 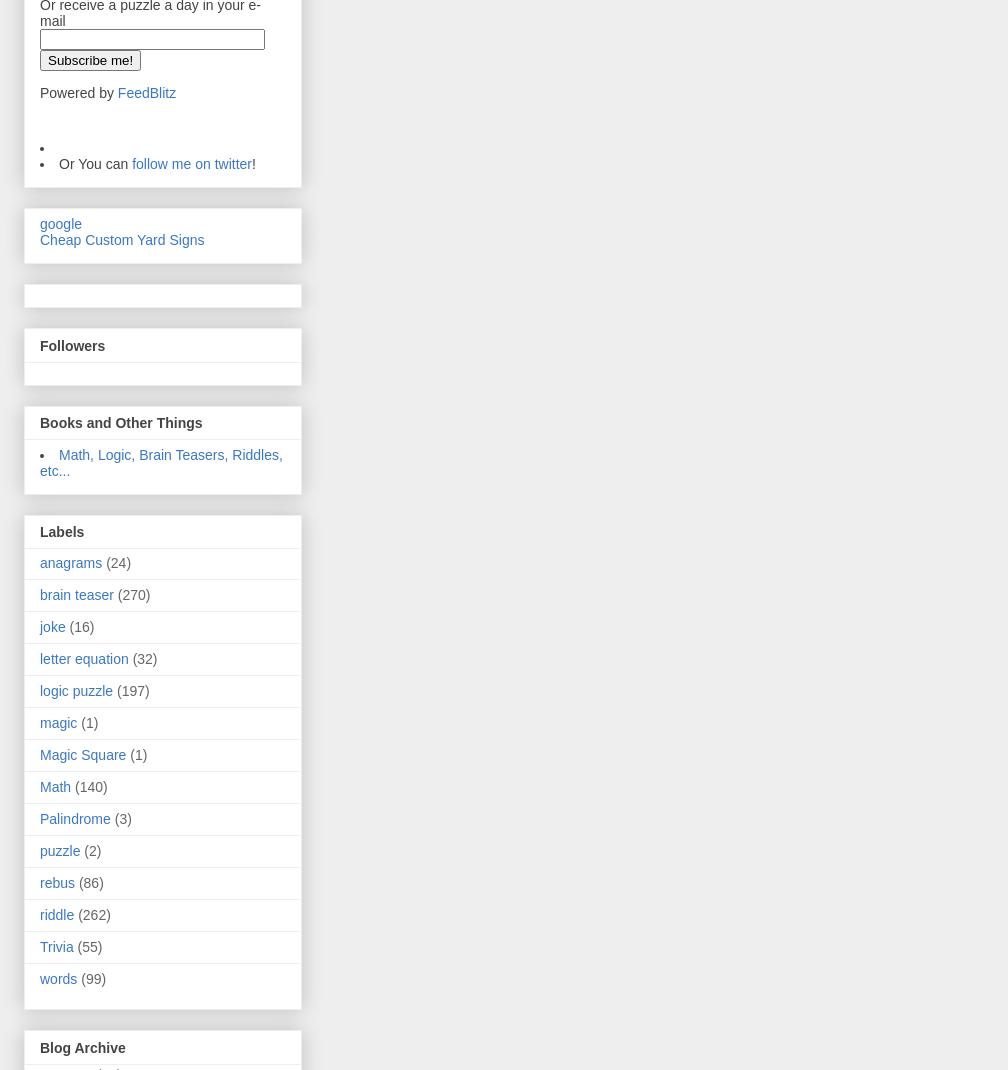 What do you see at coordinates (118, 562) in the screenshot?
I see `'(24)'` at bounding box center [118, 562].